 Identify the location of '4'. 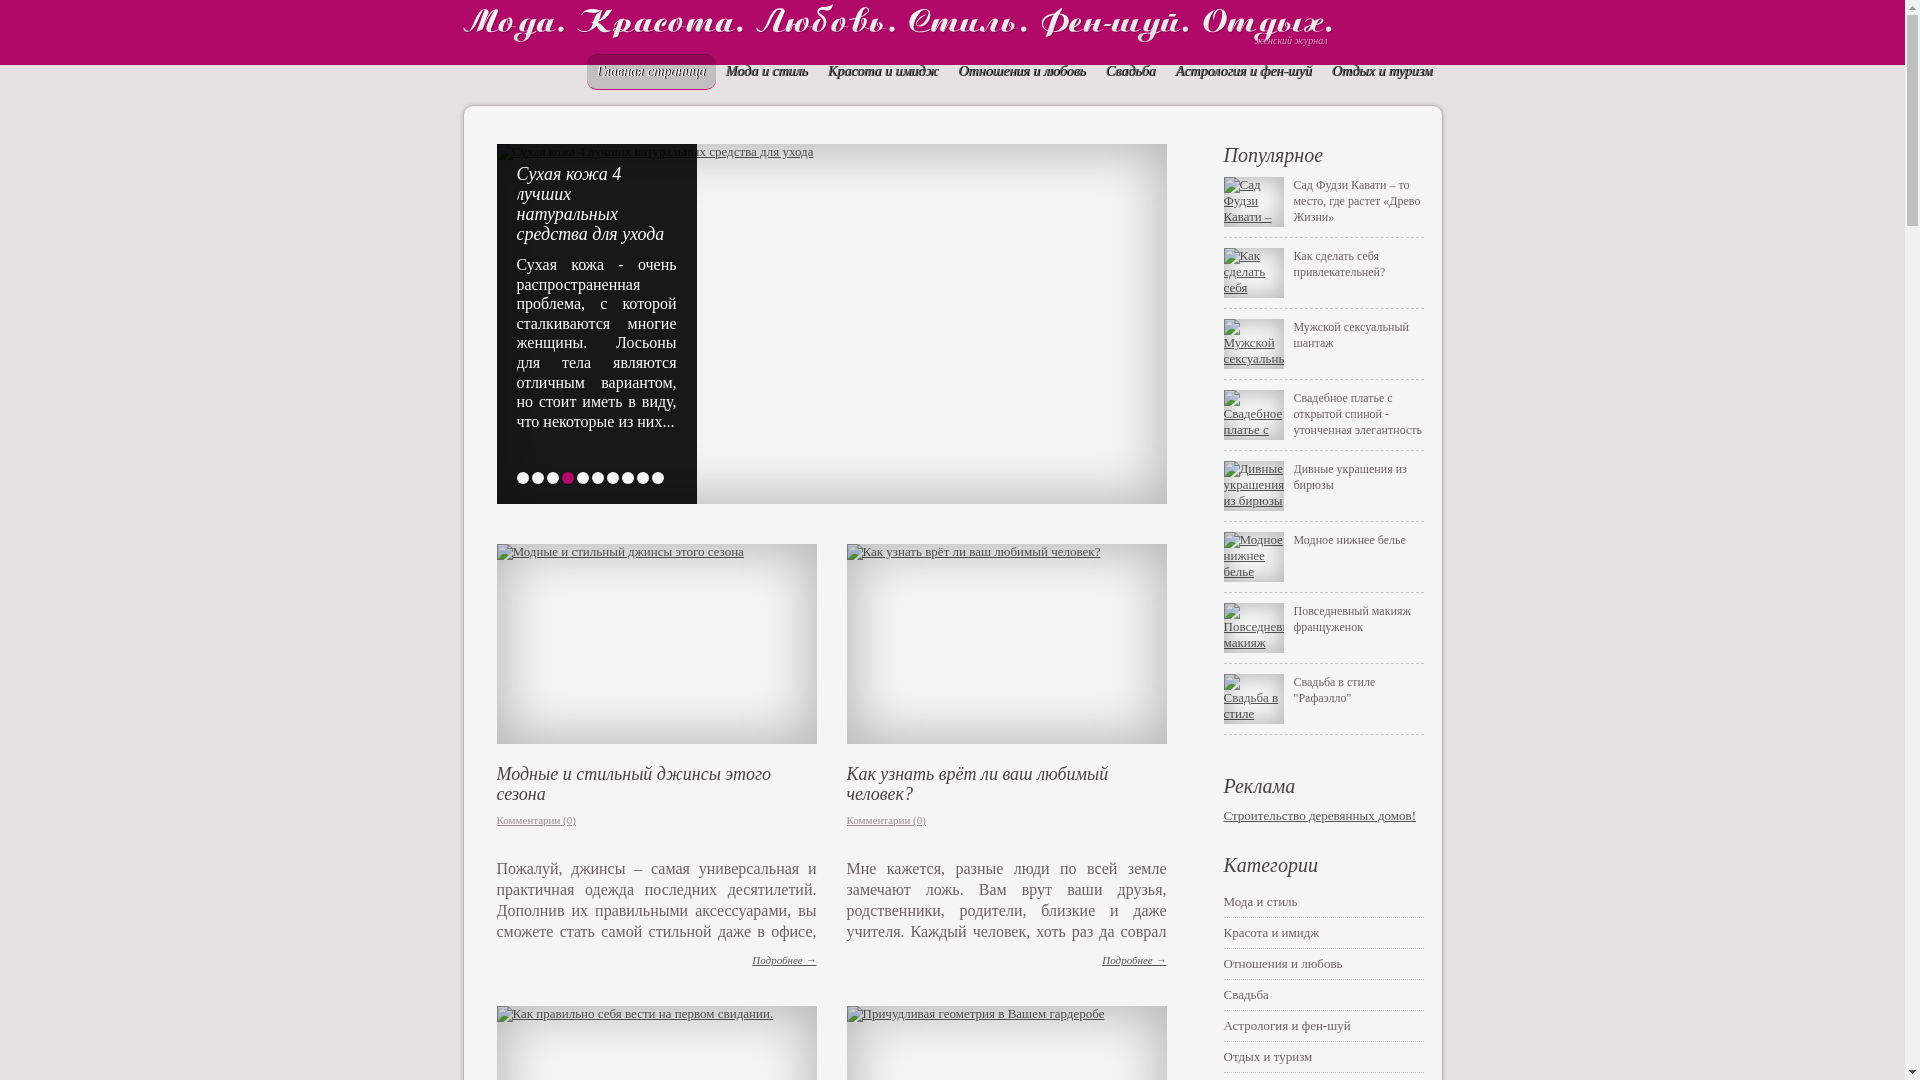
(566, 478).